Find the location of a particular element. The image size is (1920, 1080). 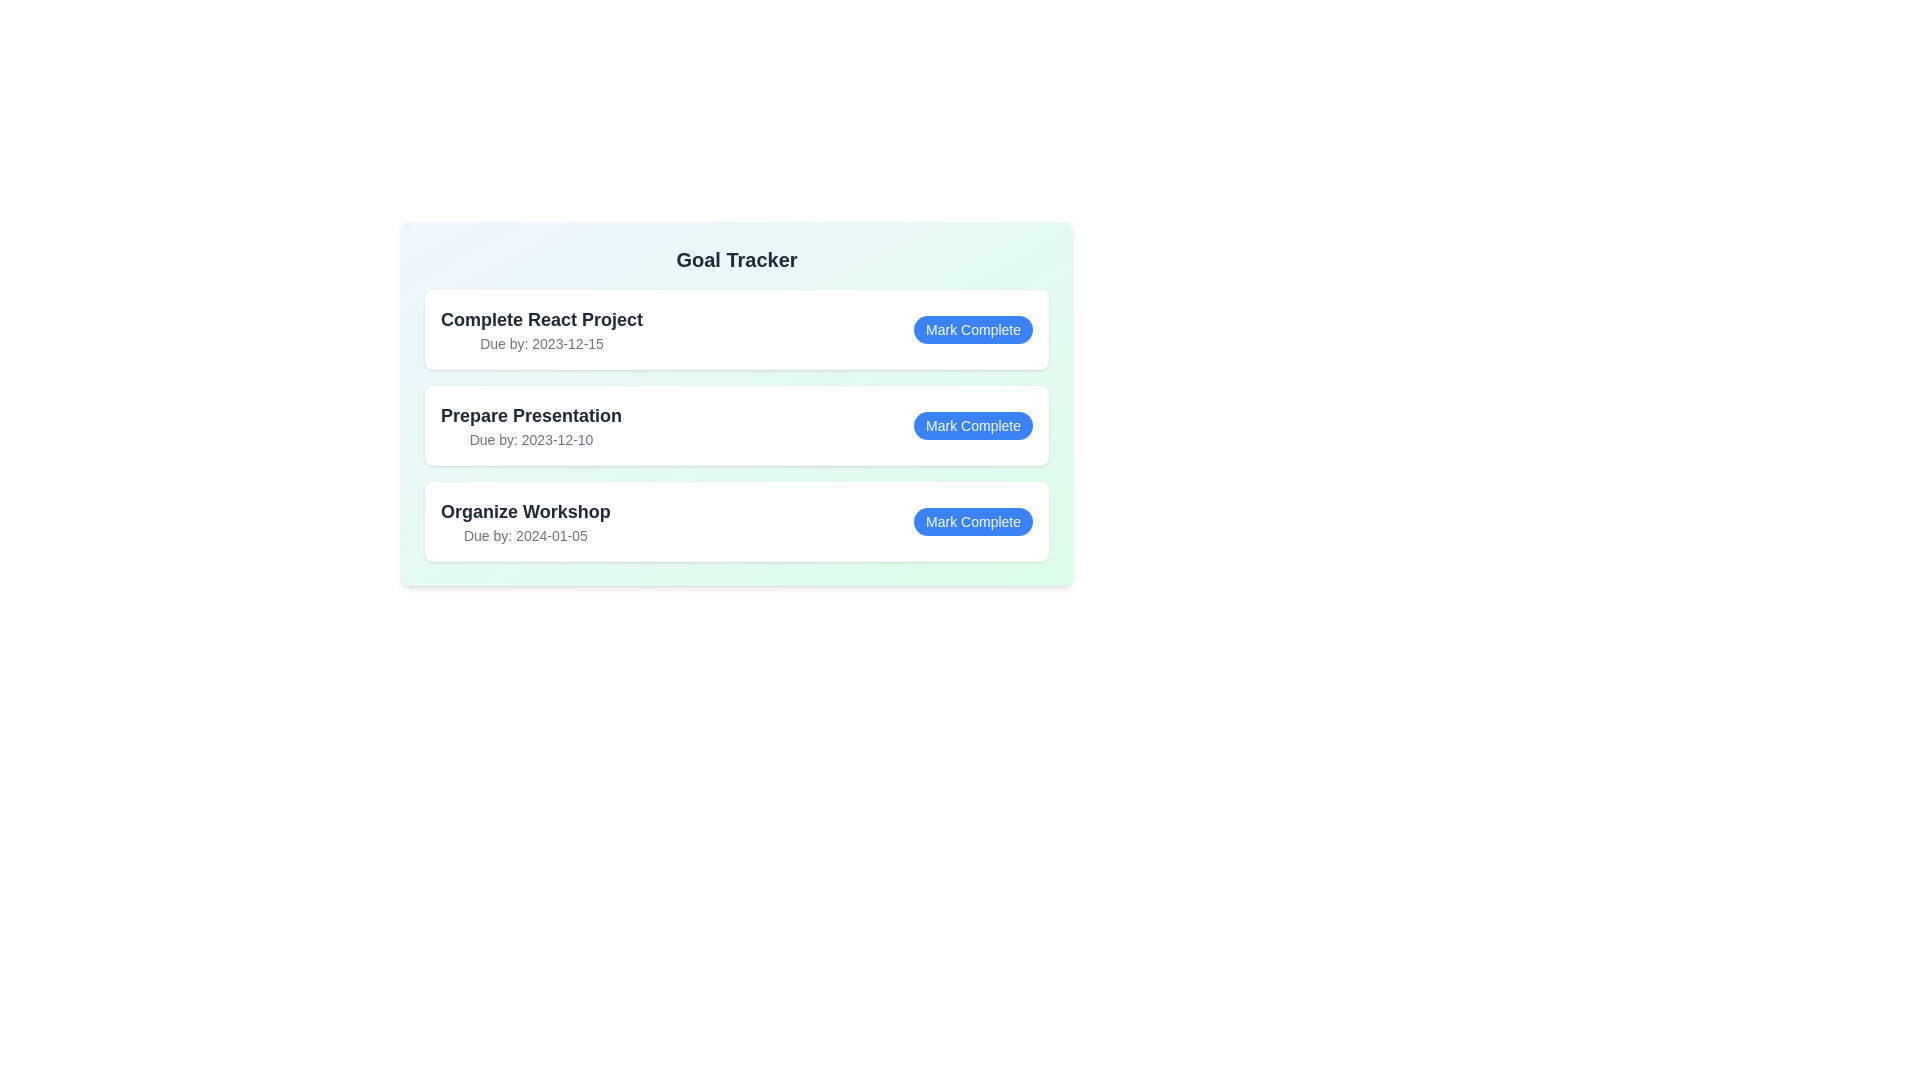

'Mark Complete' button for the goal titled 'Prepare Presentation' is located at coordinates (973, 424).